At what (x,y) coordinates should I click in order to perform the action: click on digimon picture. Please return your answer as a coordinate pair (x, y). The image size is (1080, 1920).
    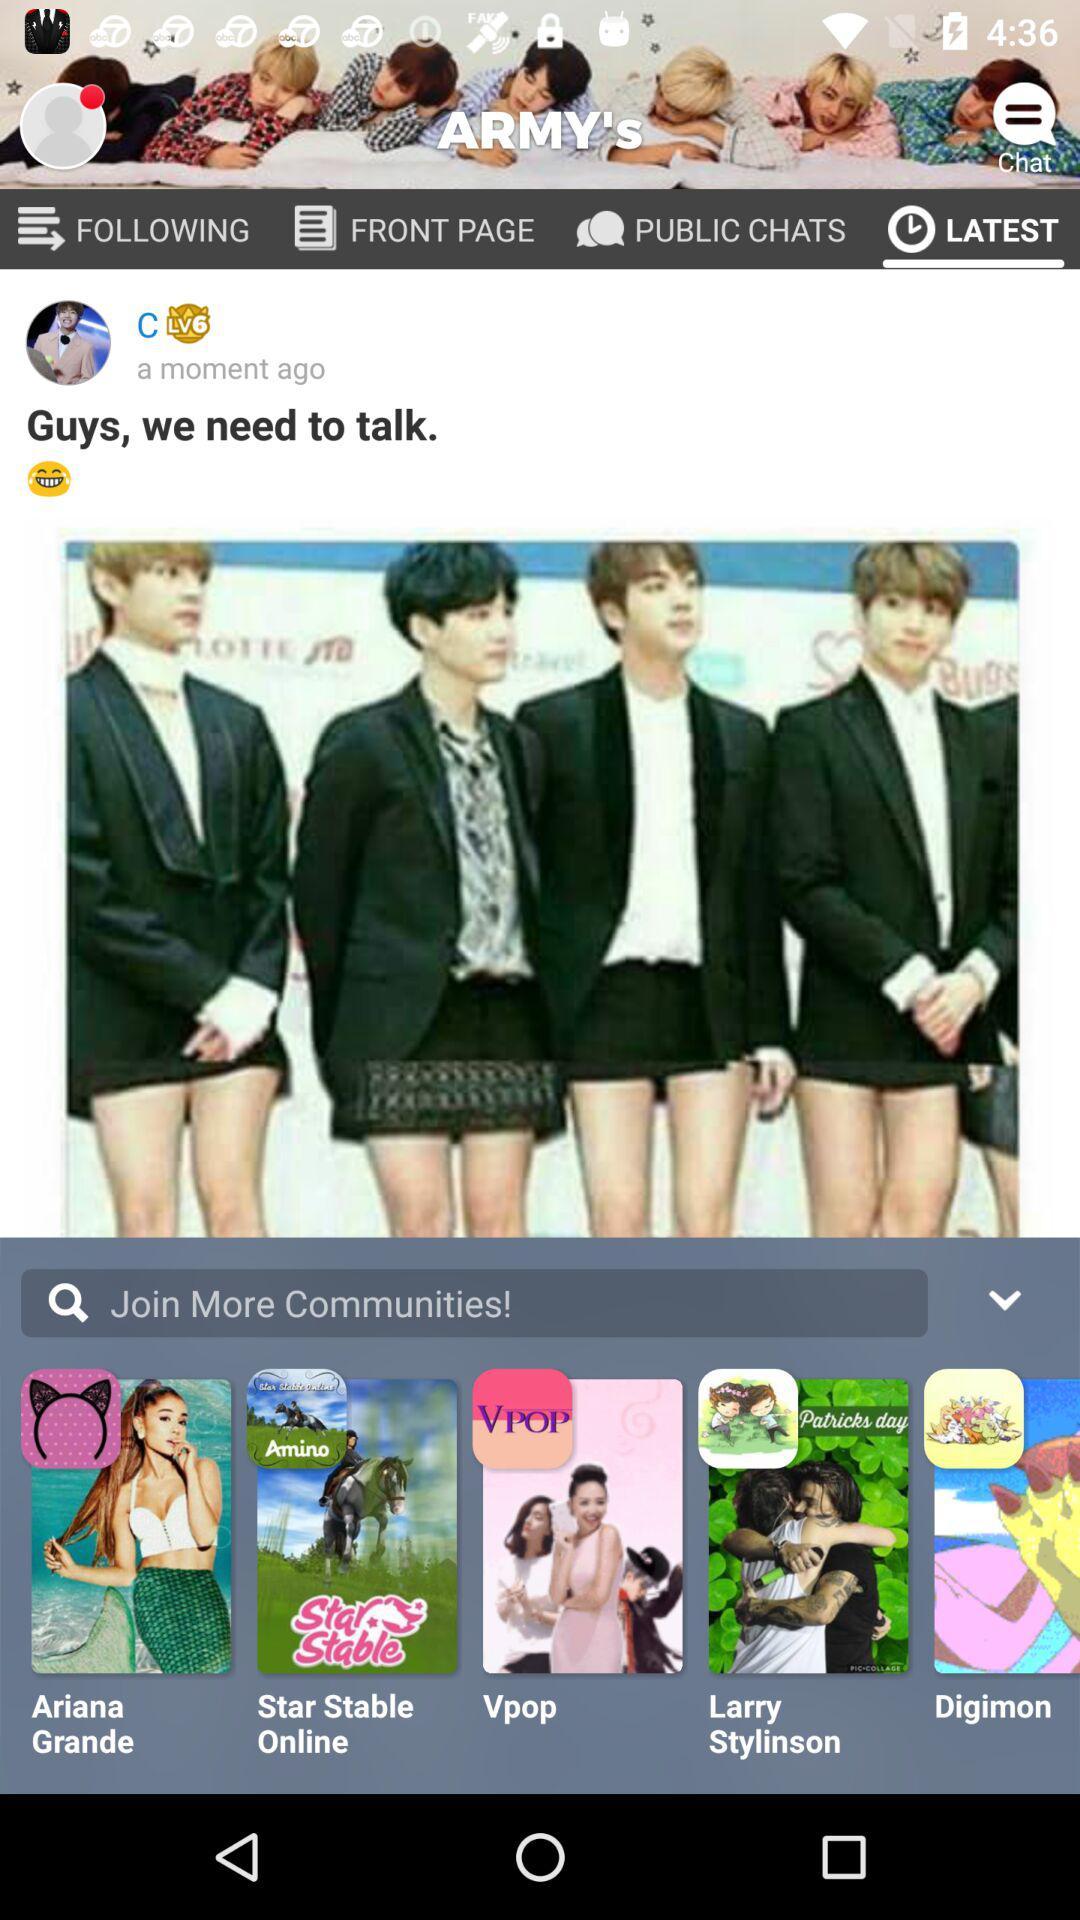
    Looking at the image, I should click on (991, 1646).